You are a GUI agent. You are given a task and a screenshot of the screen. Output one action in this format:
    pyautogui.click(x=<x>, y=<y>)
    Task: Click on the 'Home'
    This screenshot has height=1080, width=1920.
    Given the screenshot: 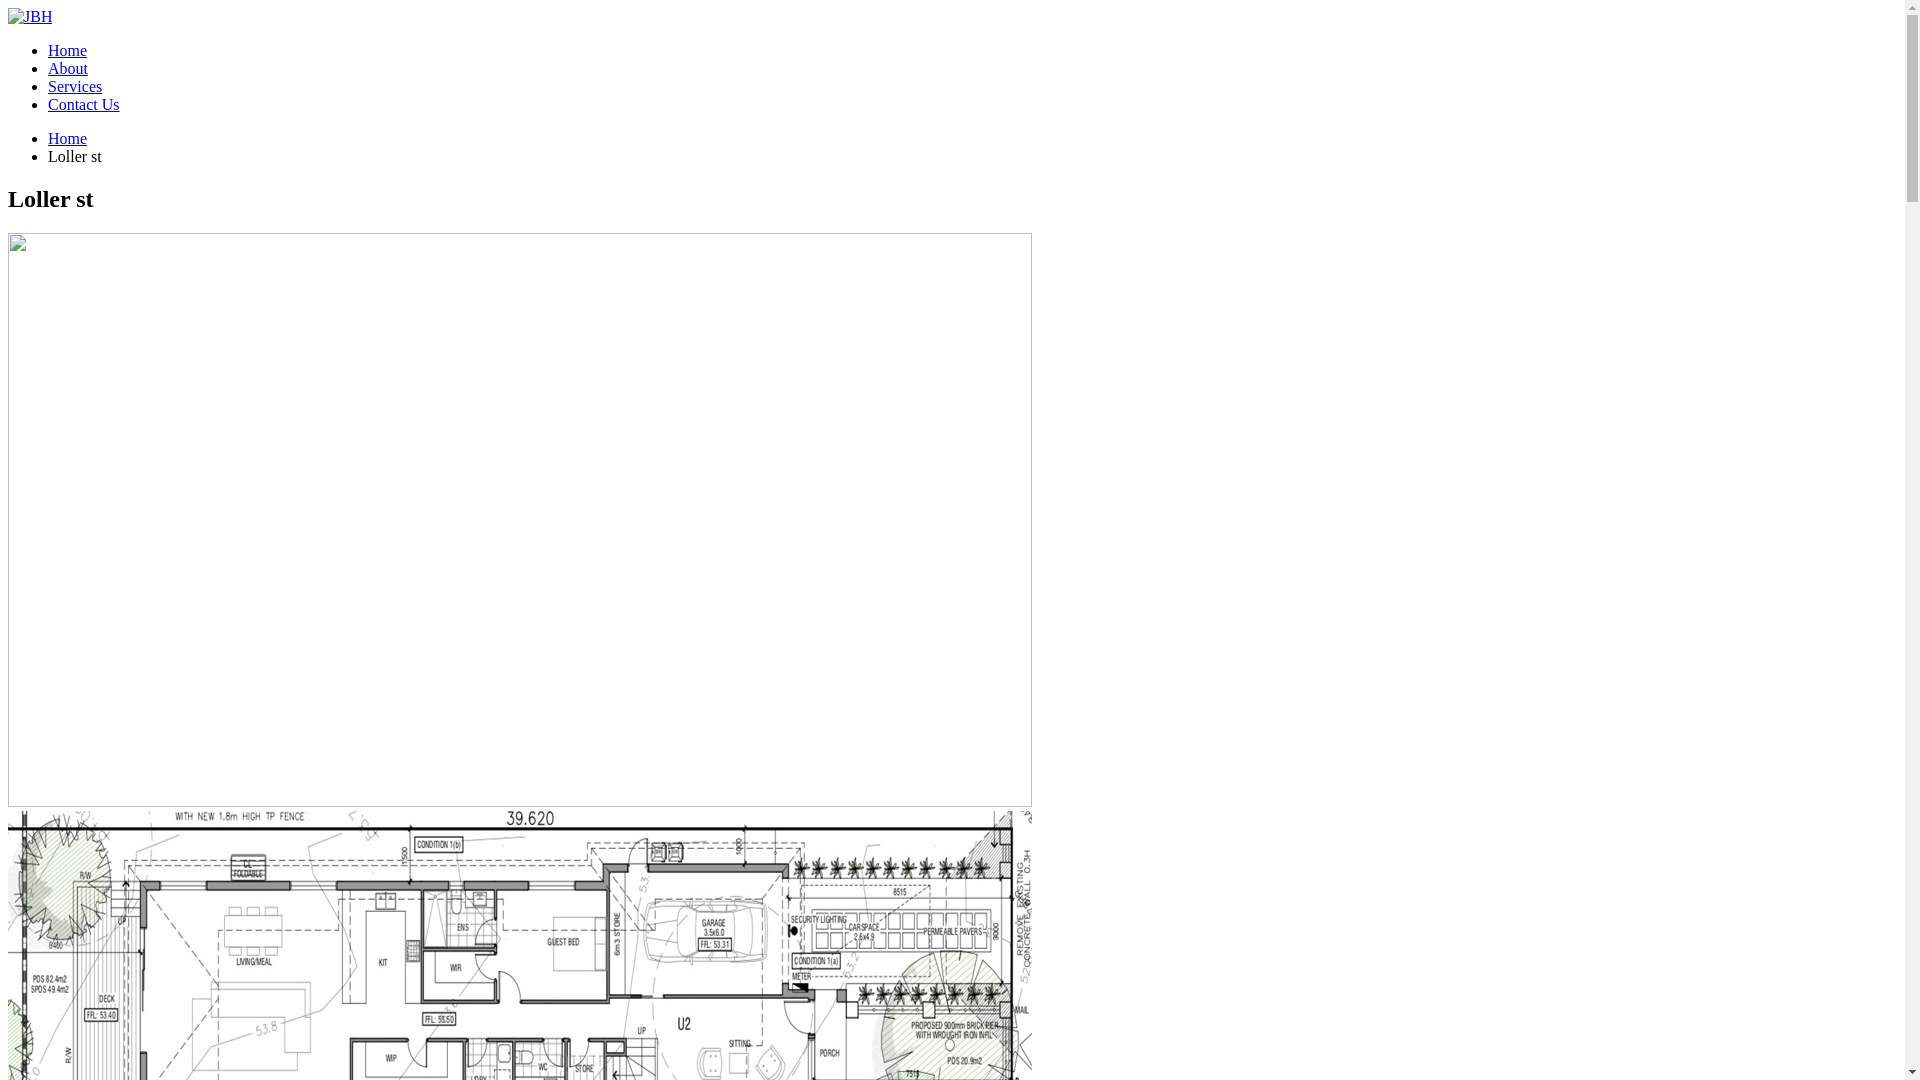 What is the action you would take?
    pyautogui.click(x=67, y=49)
    